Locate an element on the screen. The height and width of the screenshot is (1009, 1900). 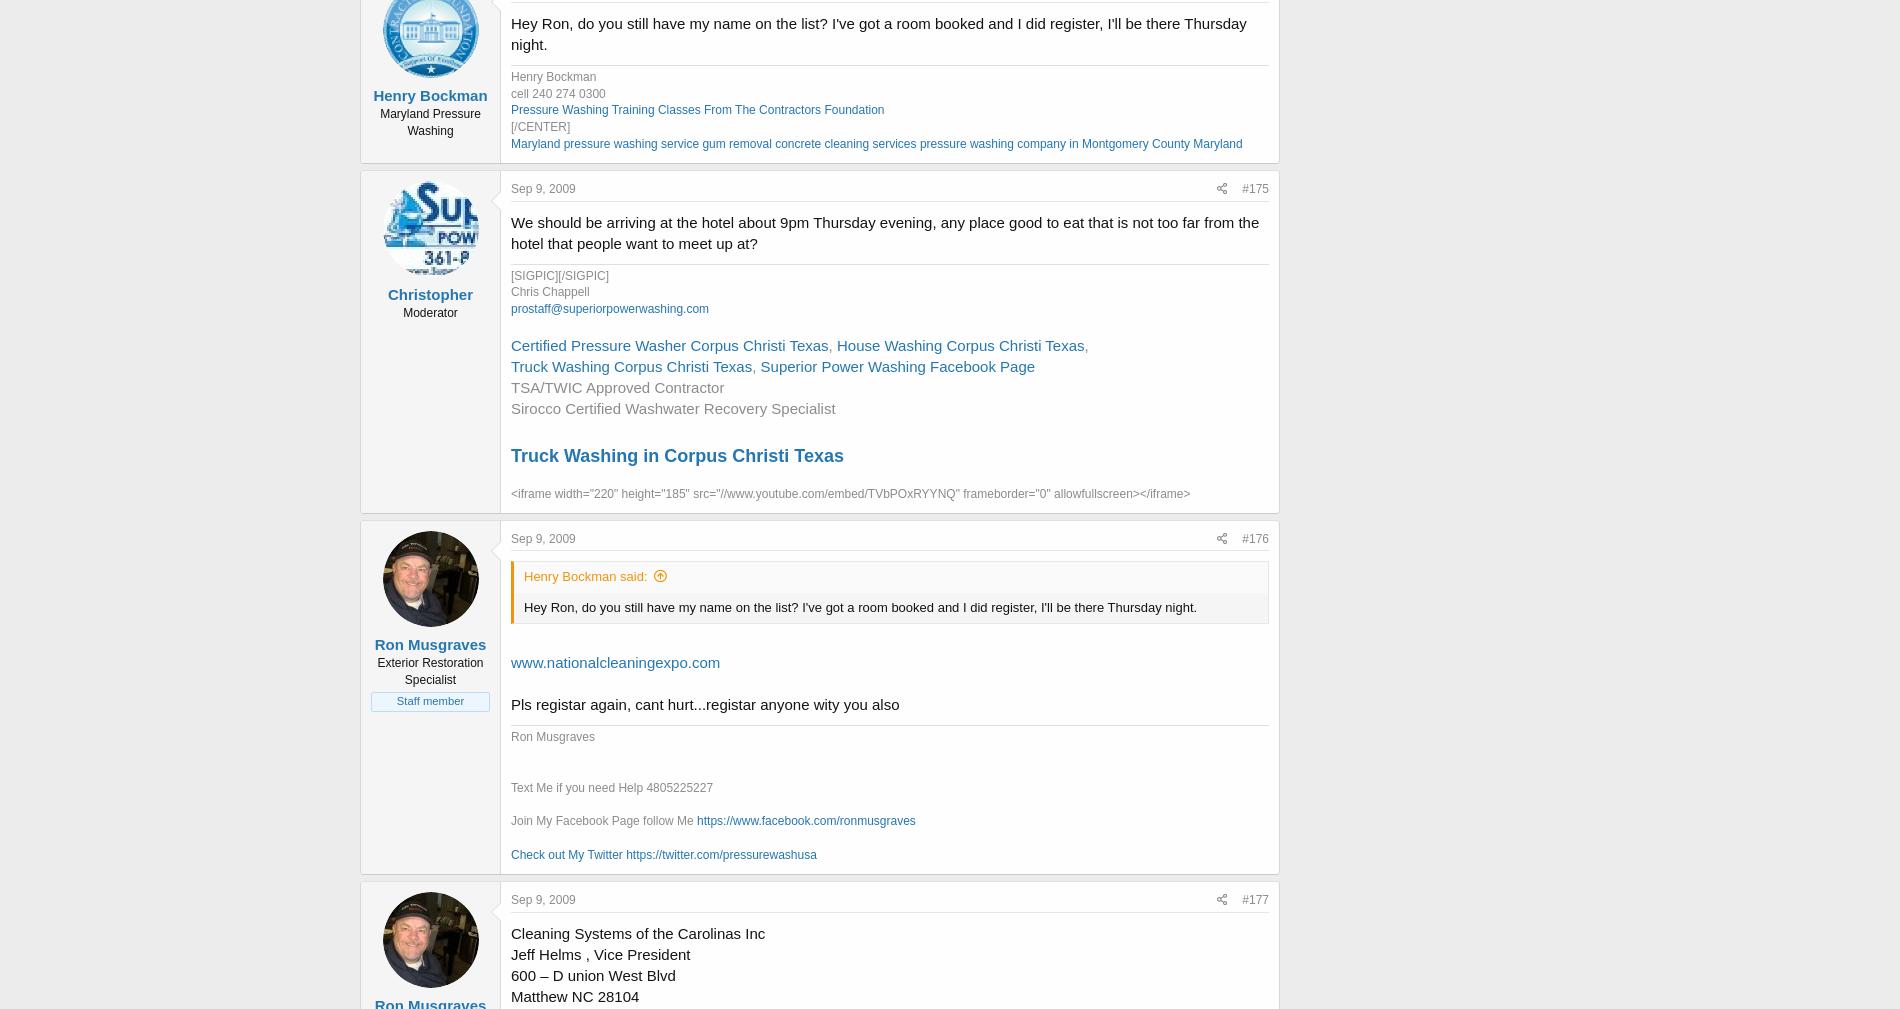
'#176' is located at coordinates (1254, 537).